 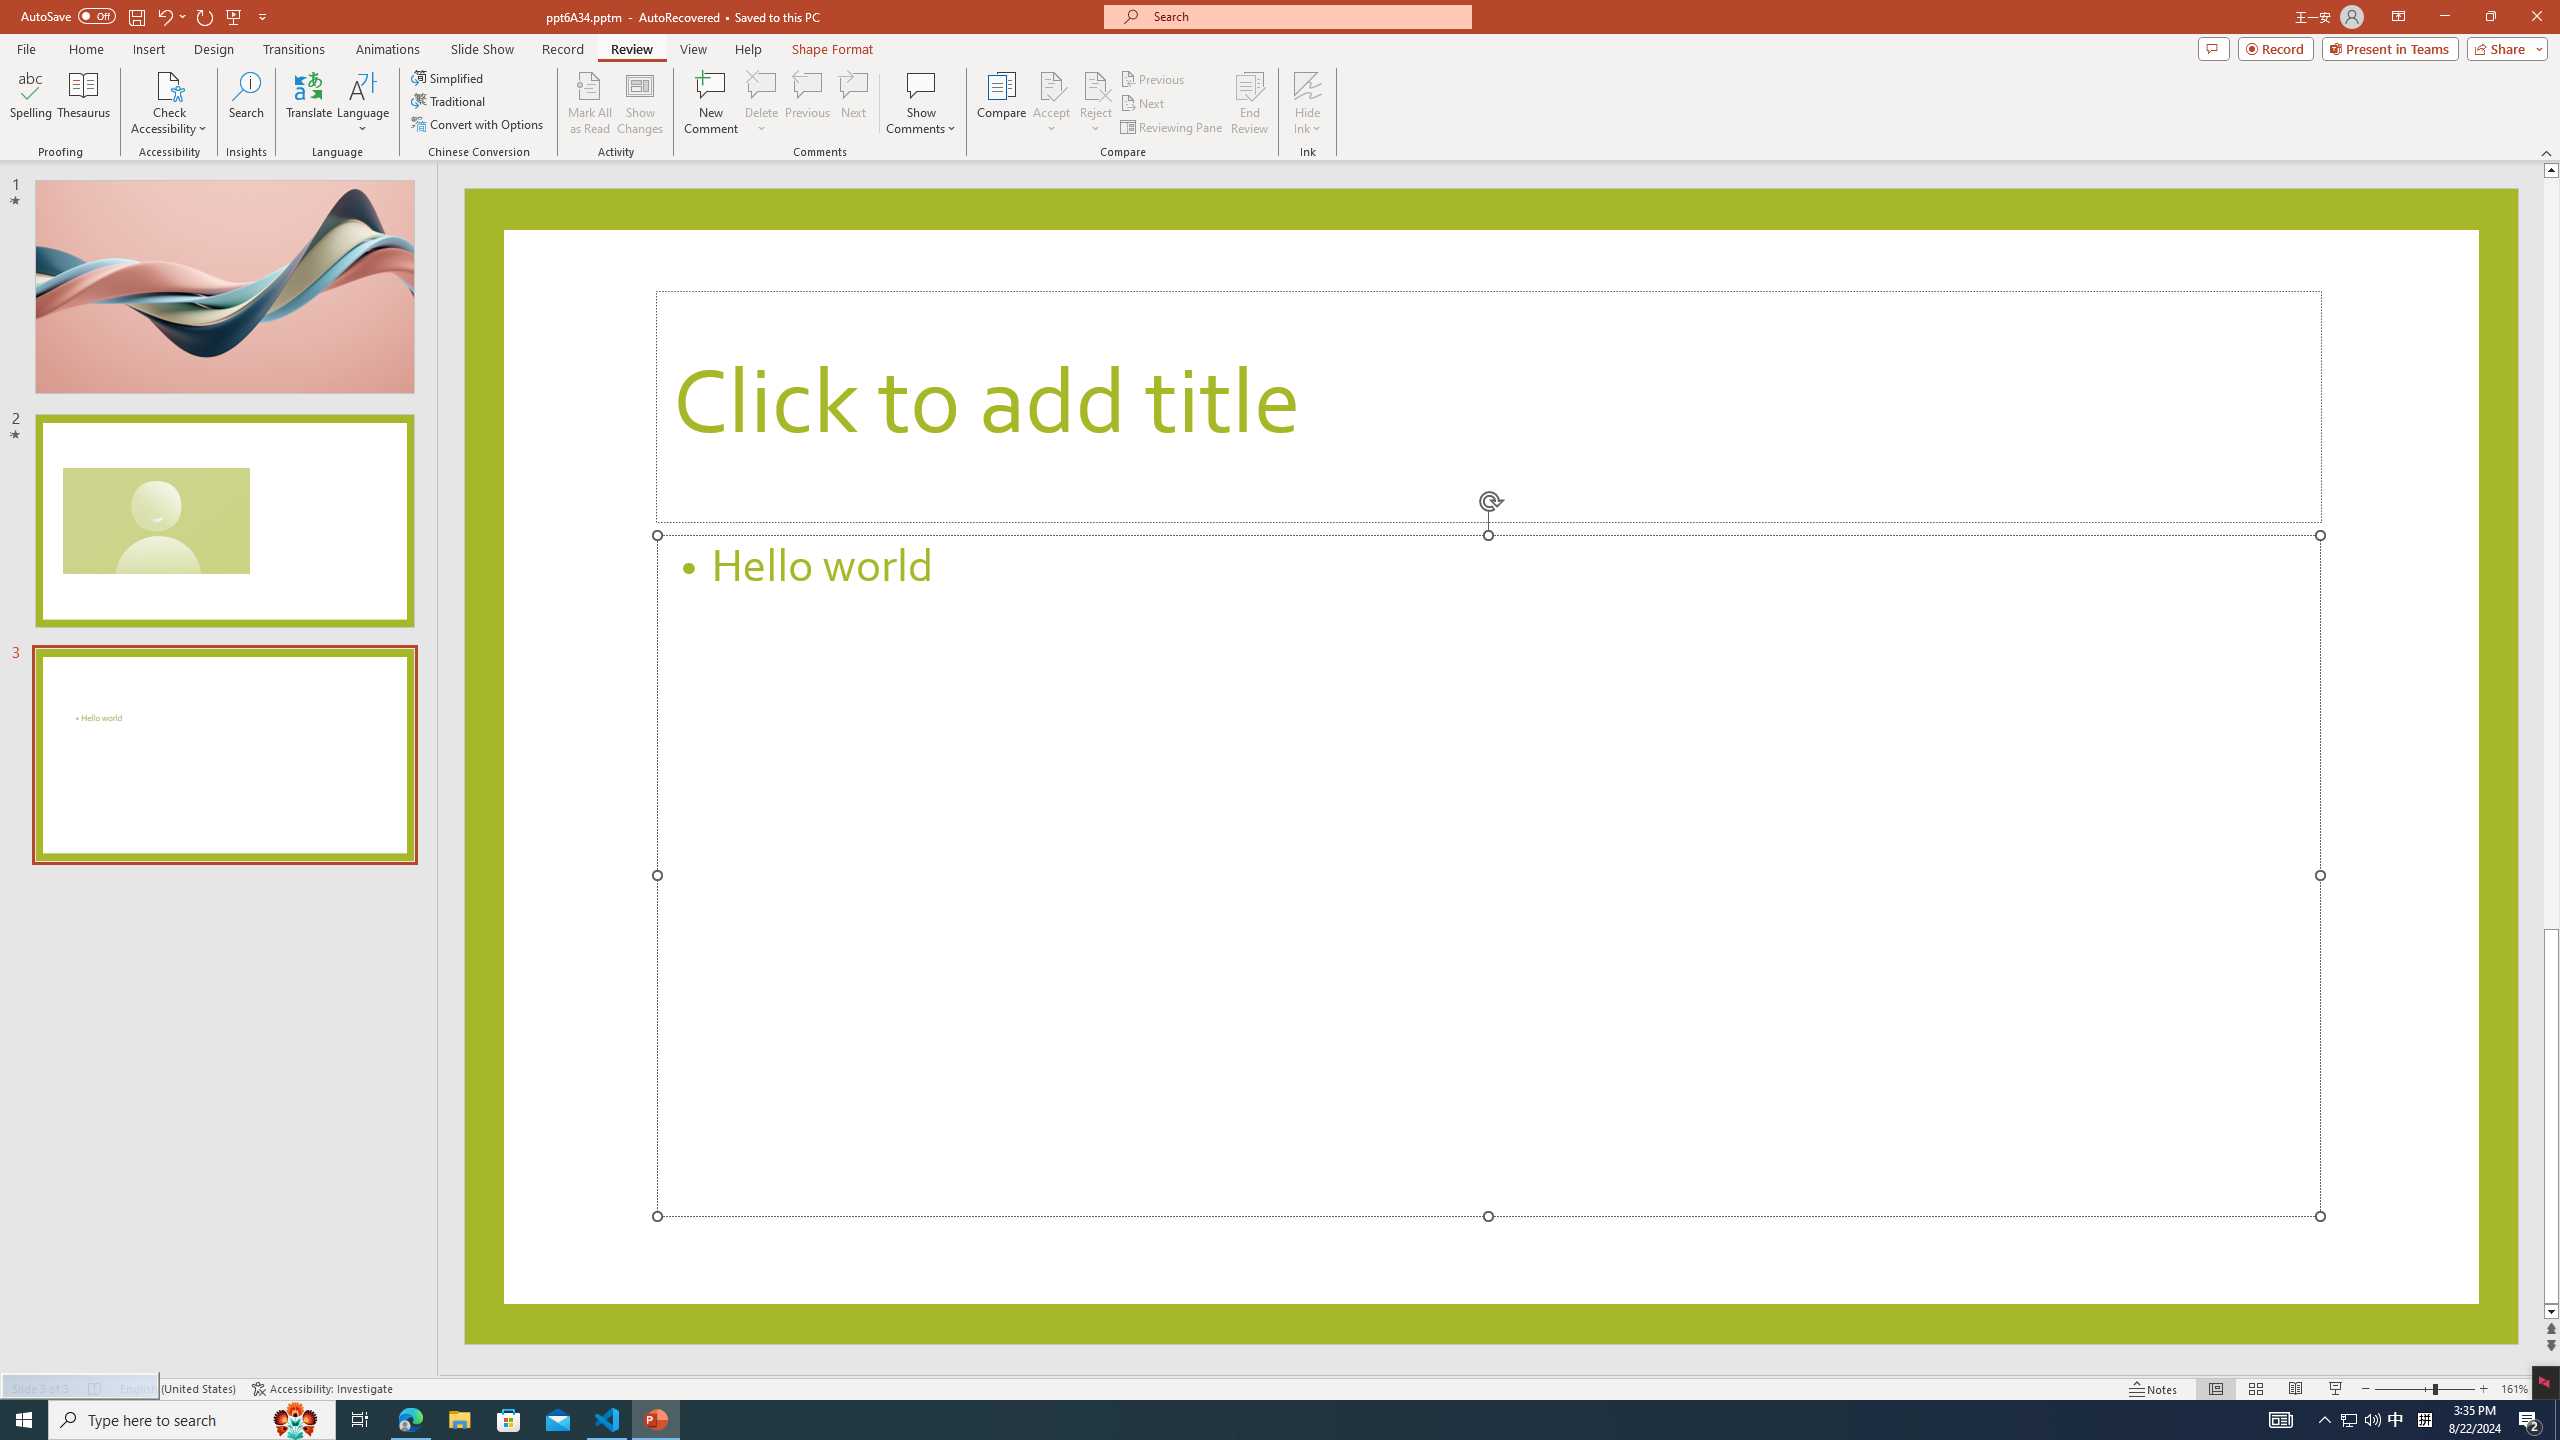 What do you see at coordinates (477, 122) in the screenshot?
I see `'Convert with Options...'` at bounding box center [477, 122].